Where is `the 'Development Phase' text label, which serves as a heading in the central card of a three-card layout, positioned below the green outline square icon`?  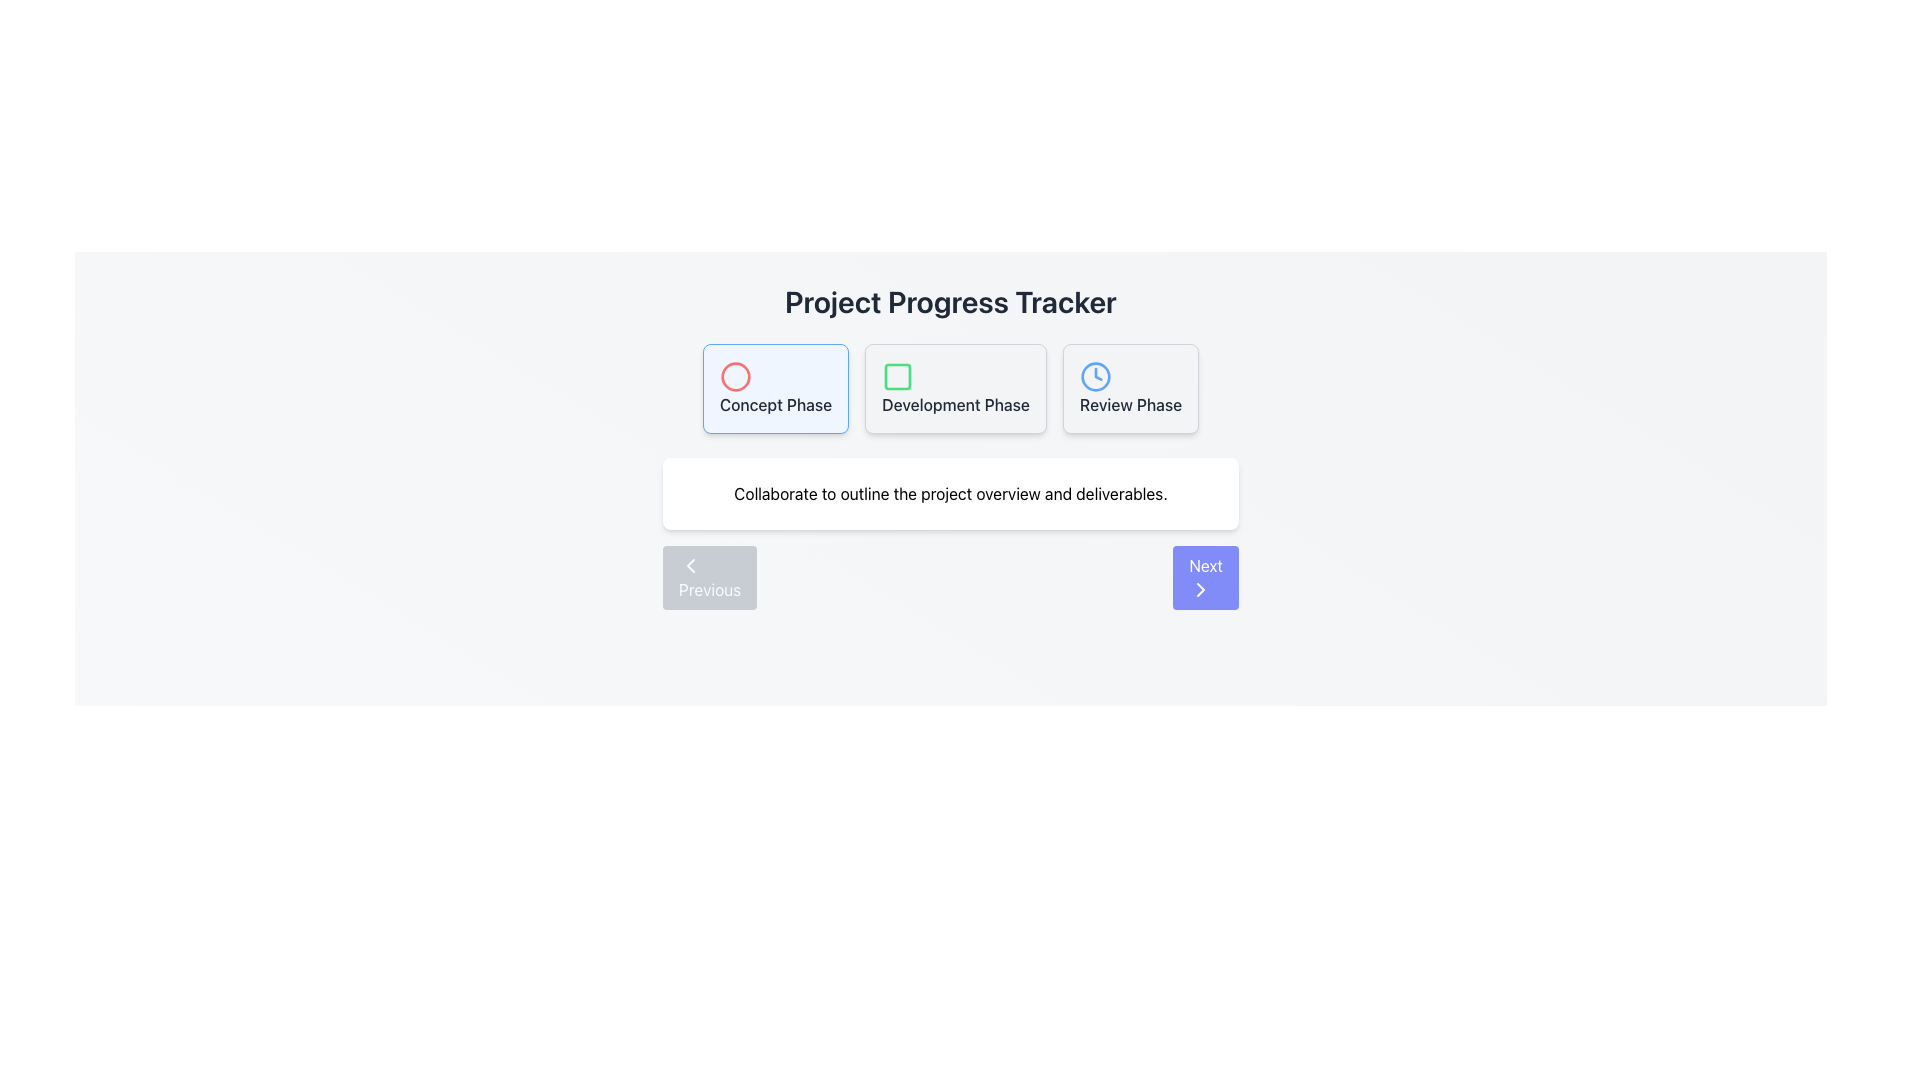
the 'Development Phase' text label, which serves as a heading in the central card of a three-card layout, positioned below the green outline square icon is located at coordinates (955, 405).